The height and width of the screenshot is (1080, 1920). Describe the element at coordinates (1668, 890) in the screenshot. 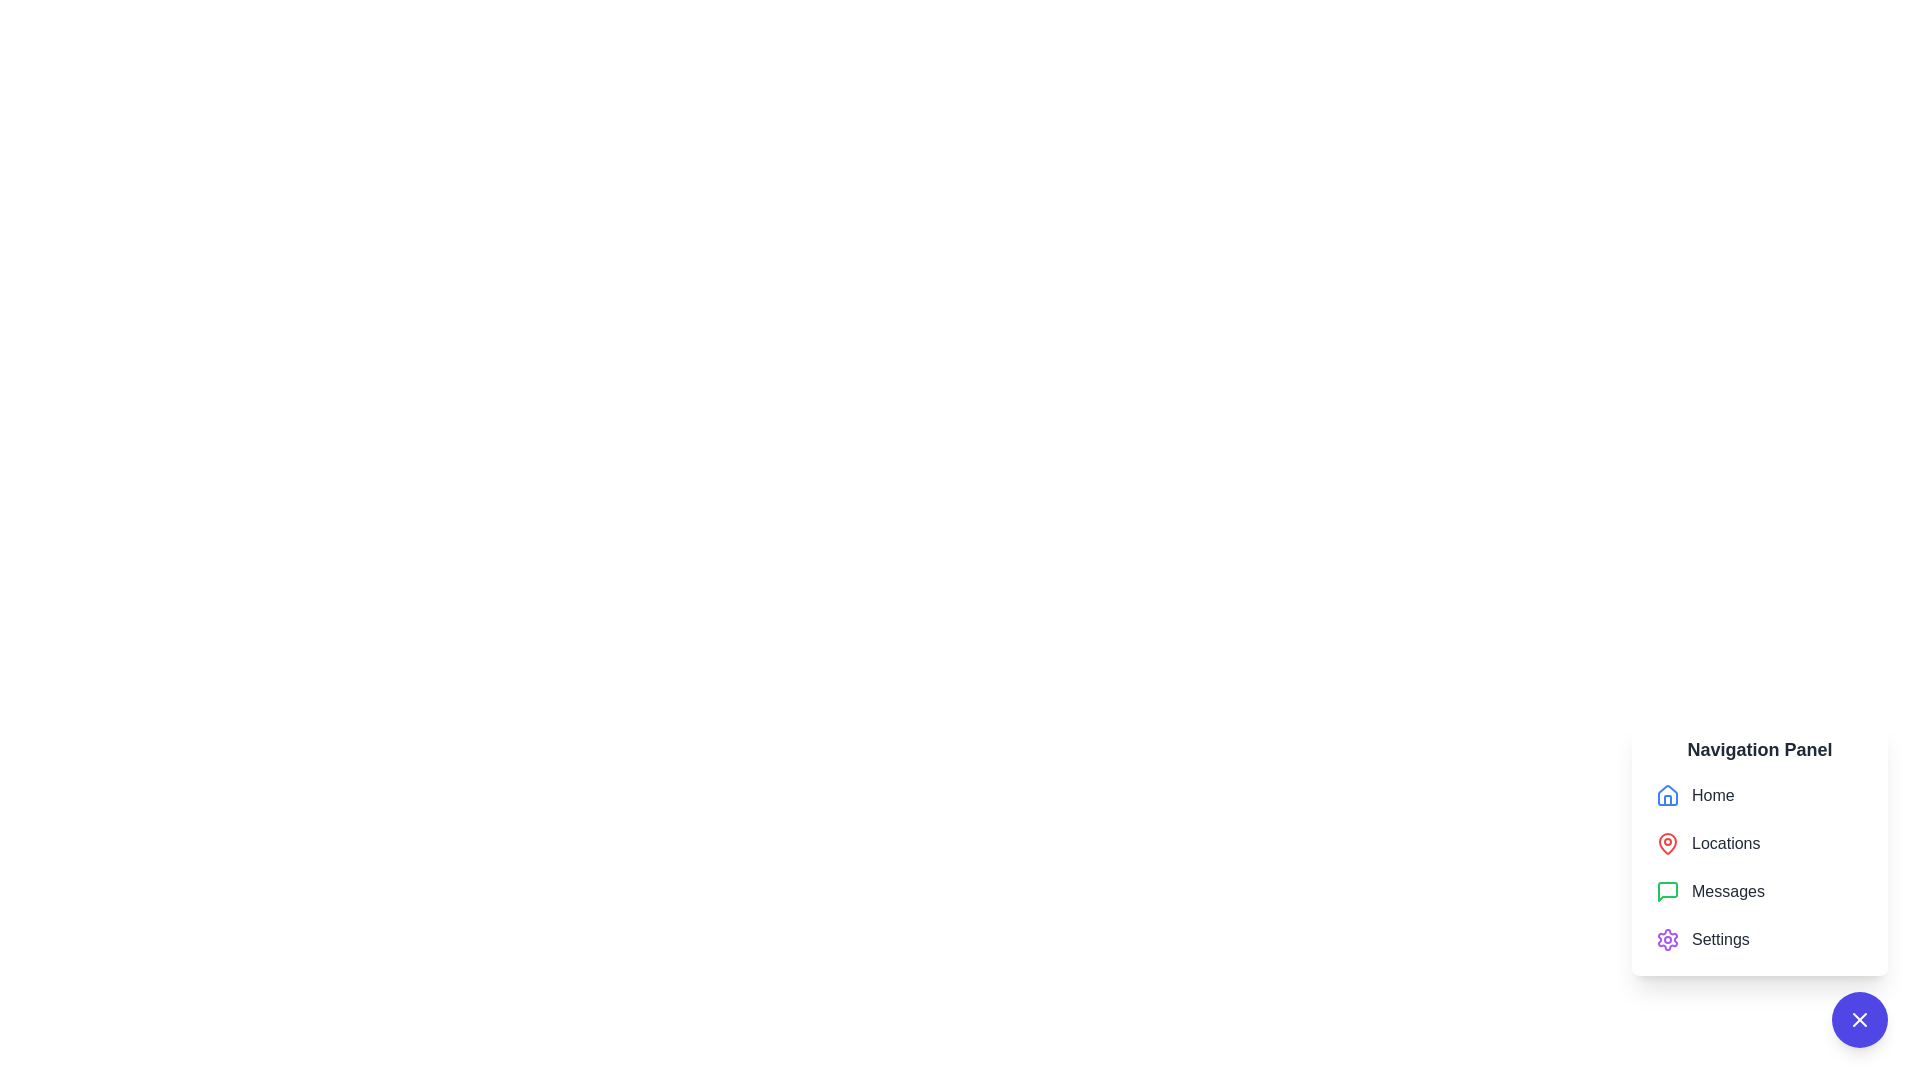

I see `the speech bubble icon in the navigation menu, which is the third icon from the top next to the 'Messages' text` at that location.